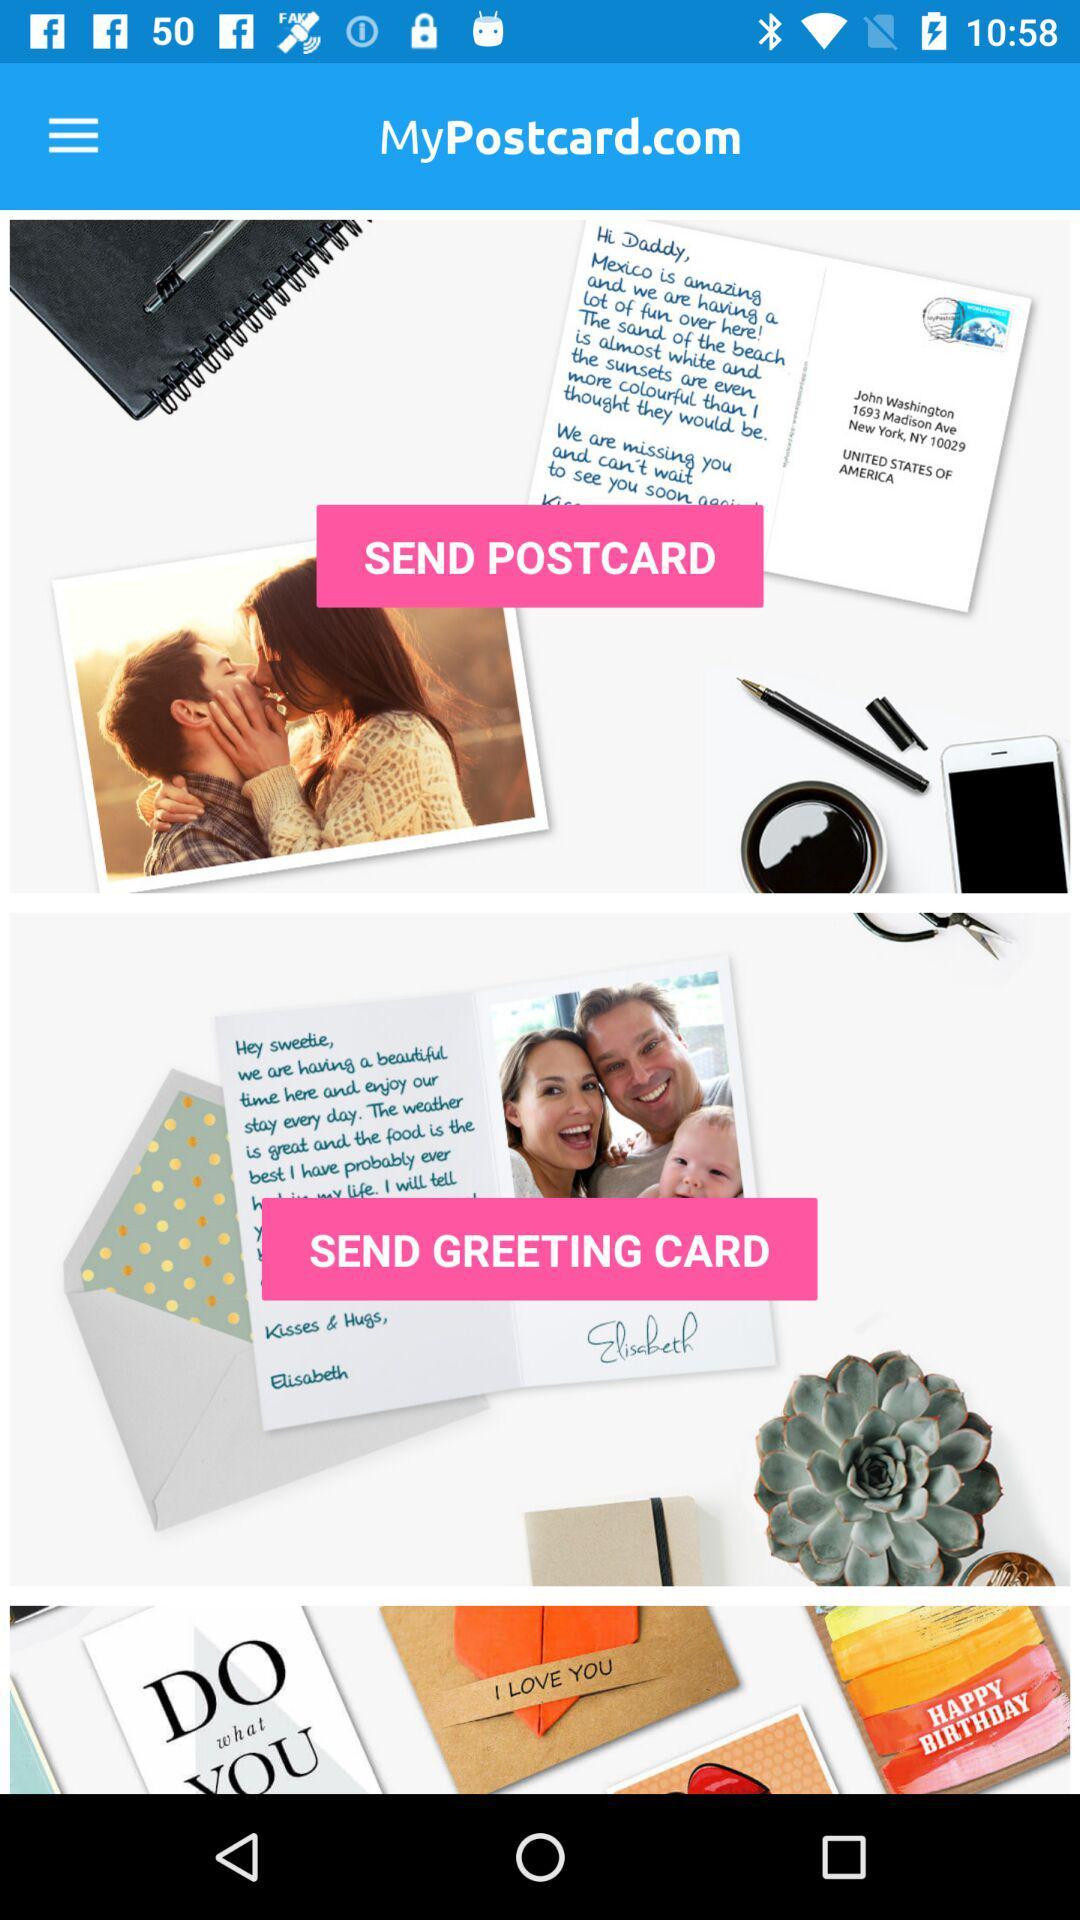 The image size is (1080, 1920). I want to click on send postcard item, so click(540, 556).